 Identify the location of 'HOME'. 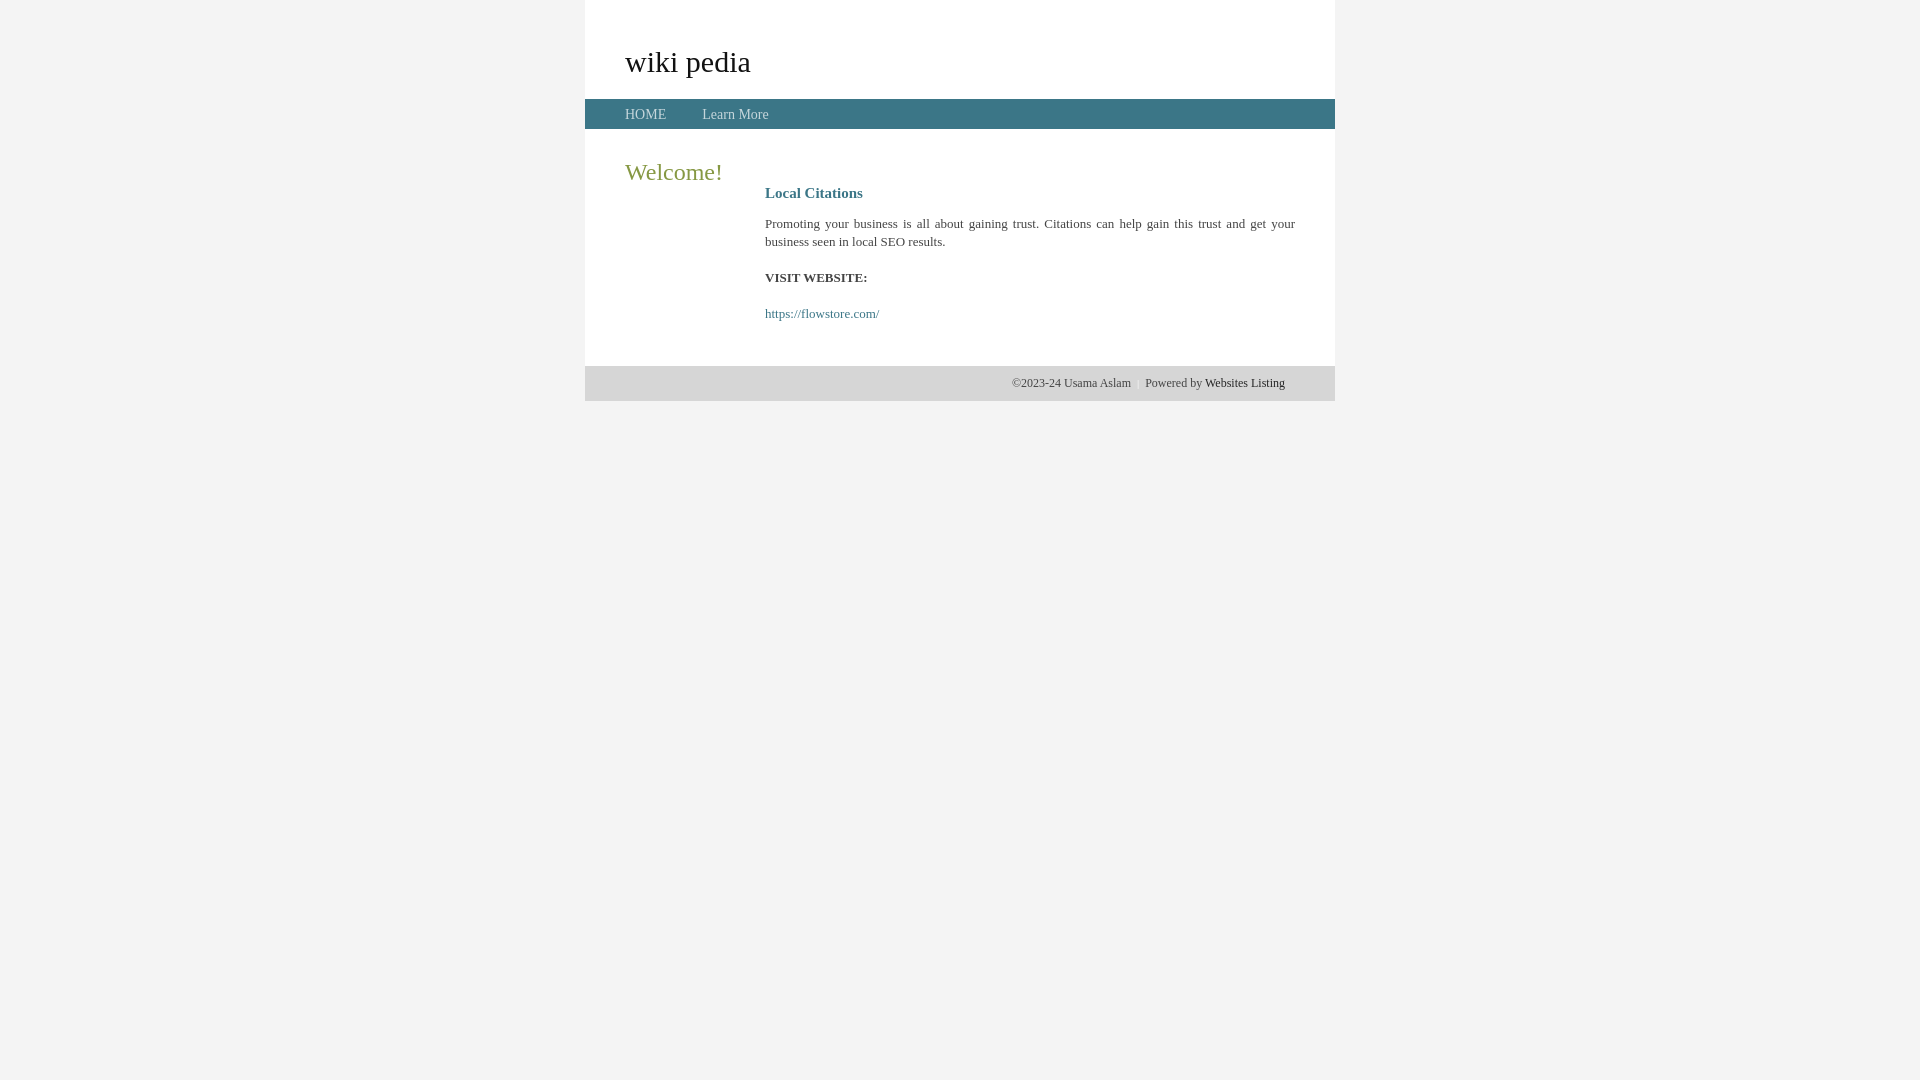
(645, 114).